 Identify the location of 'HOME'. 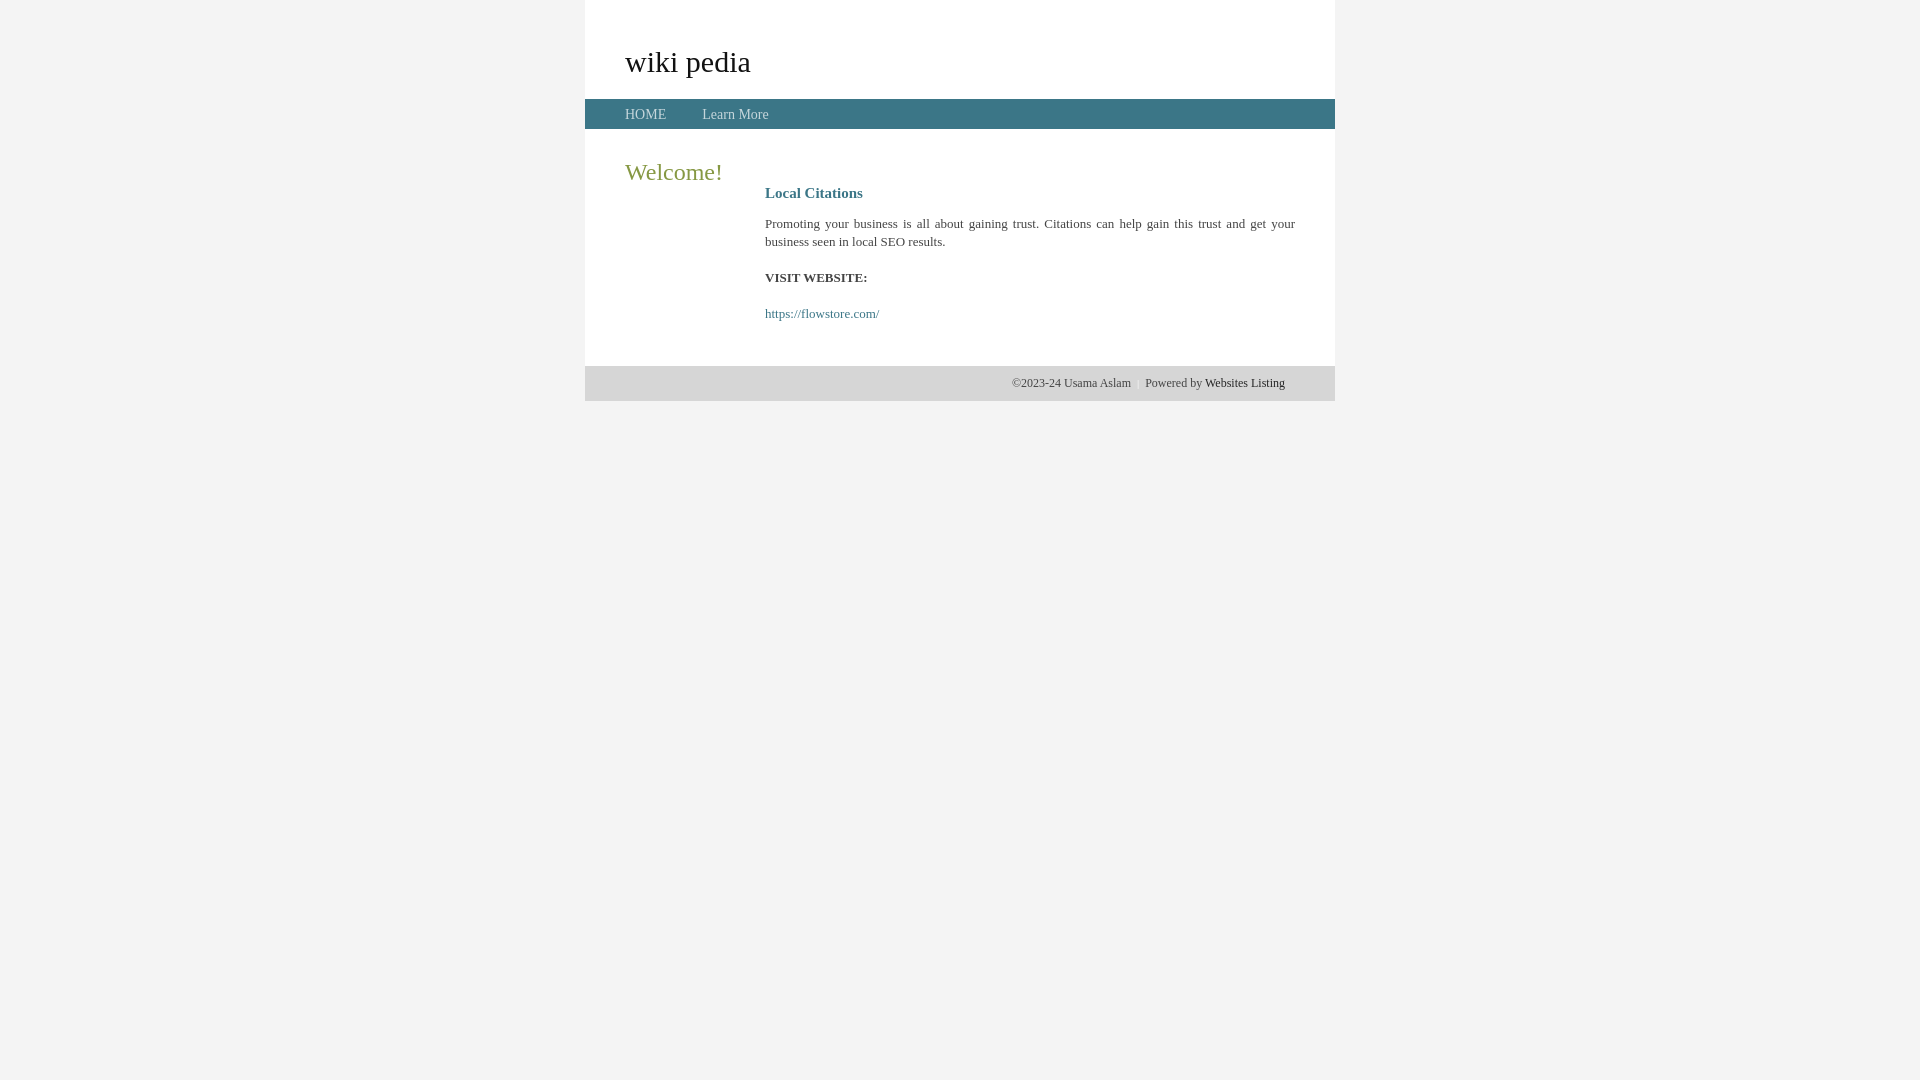
(645, 114).